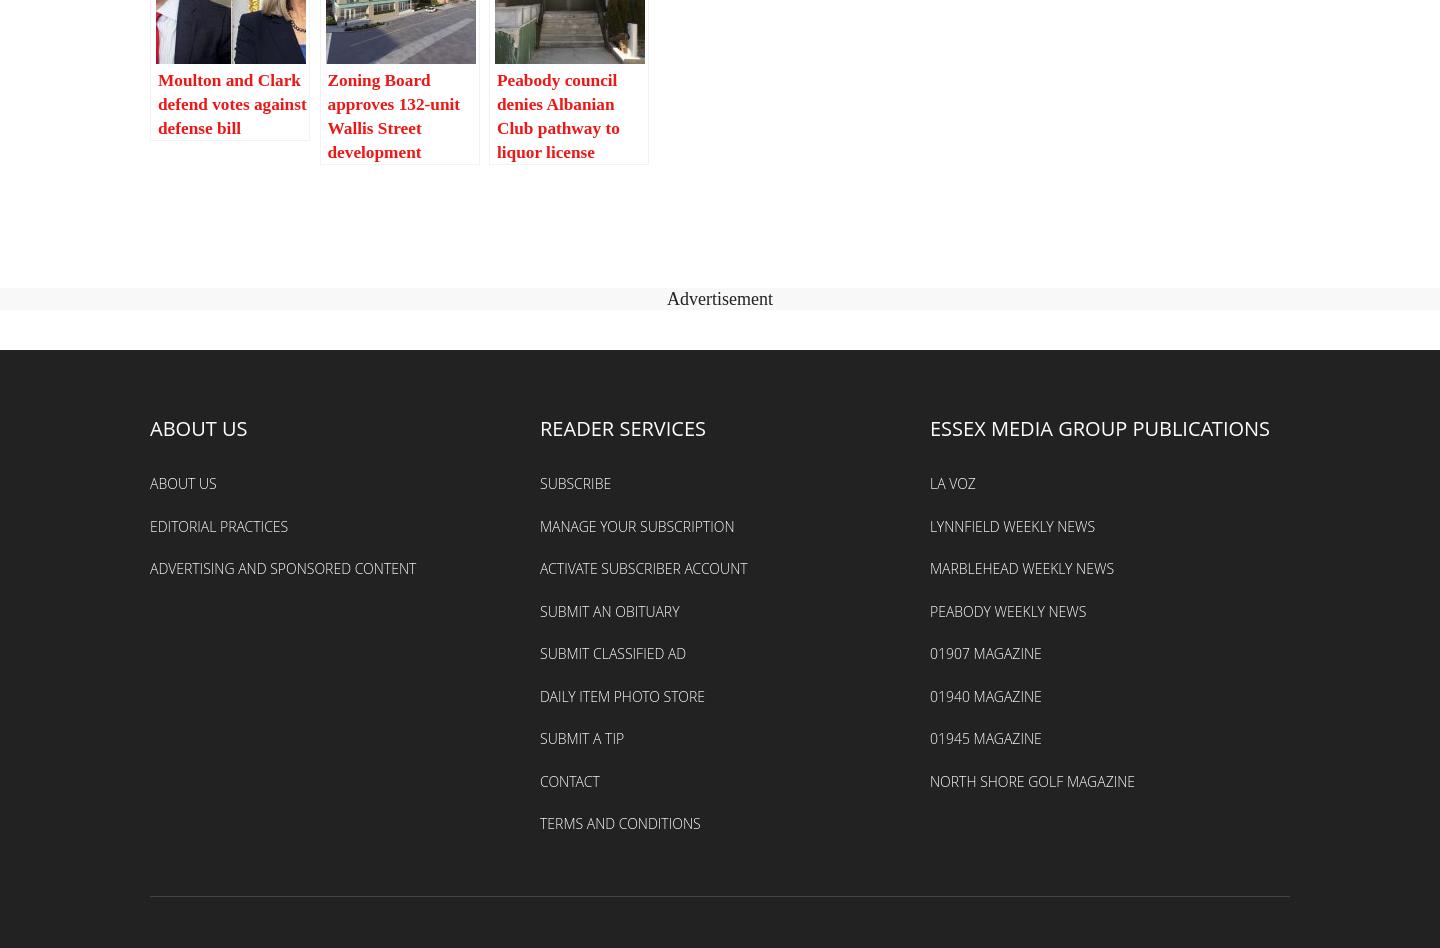 Image resolution: width=1440 pixels, height=948 pixels. I want to click on '01907 Magazine', so click(984, 652).